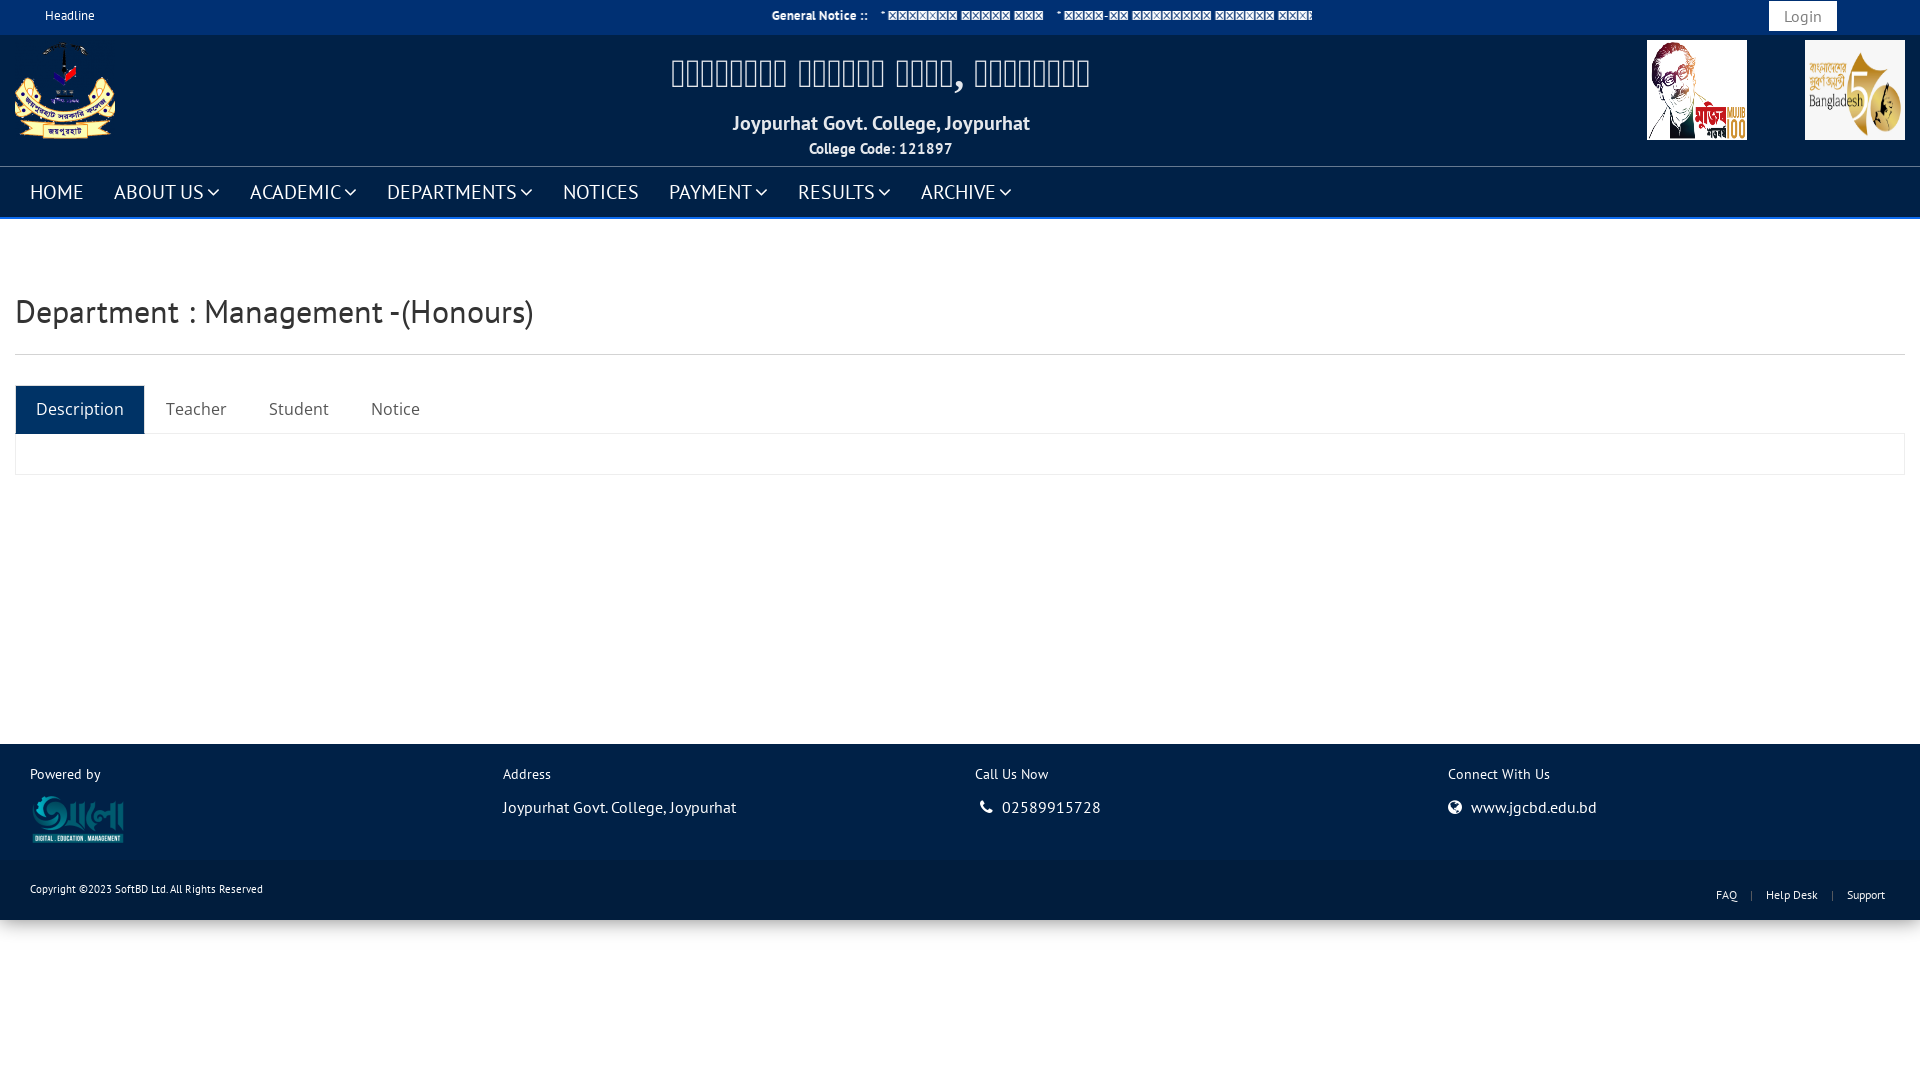 The width and height of the screenshot is (1920, 1080). Describe the element at coordinates (1865, 892) in the screenshot. I see `'Support'` at that location.